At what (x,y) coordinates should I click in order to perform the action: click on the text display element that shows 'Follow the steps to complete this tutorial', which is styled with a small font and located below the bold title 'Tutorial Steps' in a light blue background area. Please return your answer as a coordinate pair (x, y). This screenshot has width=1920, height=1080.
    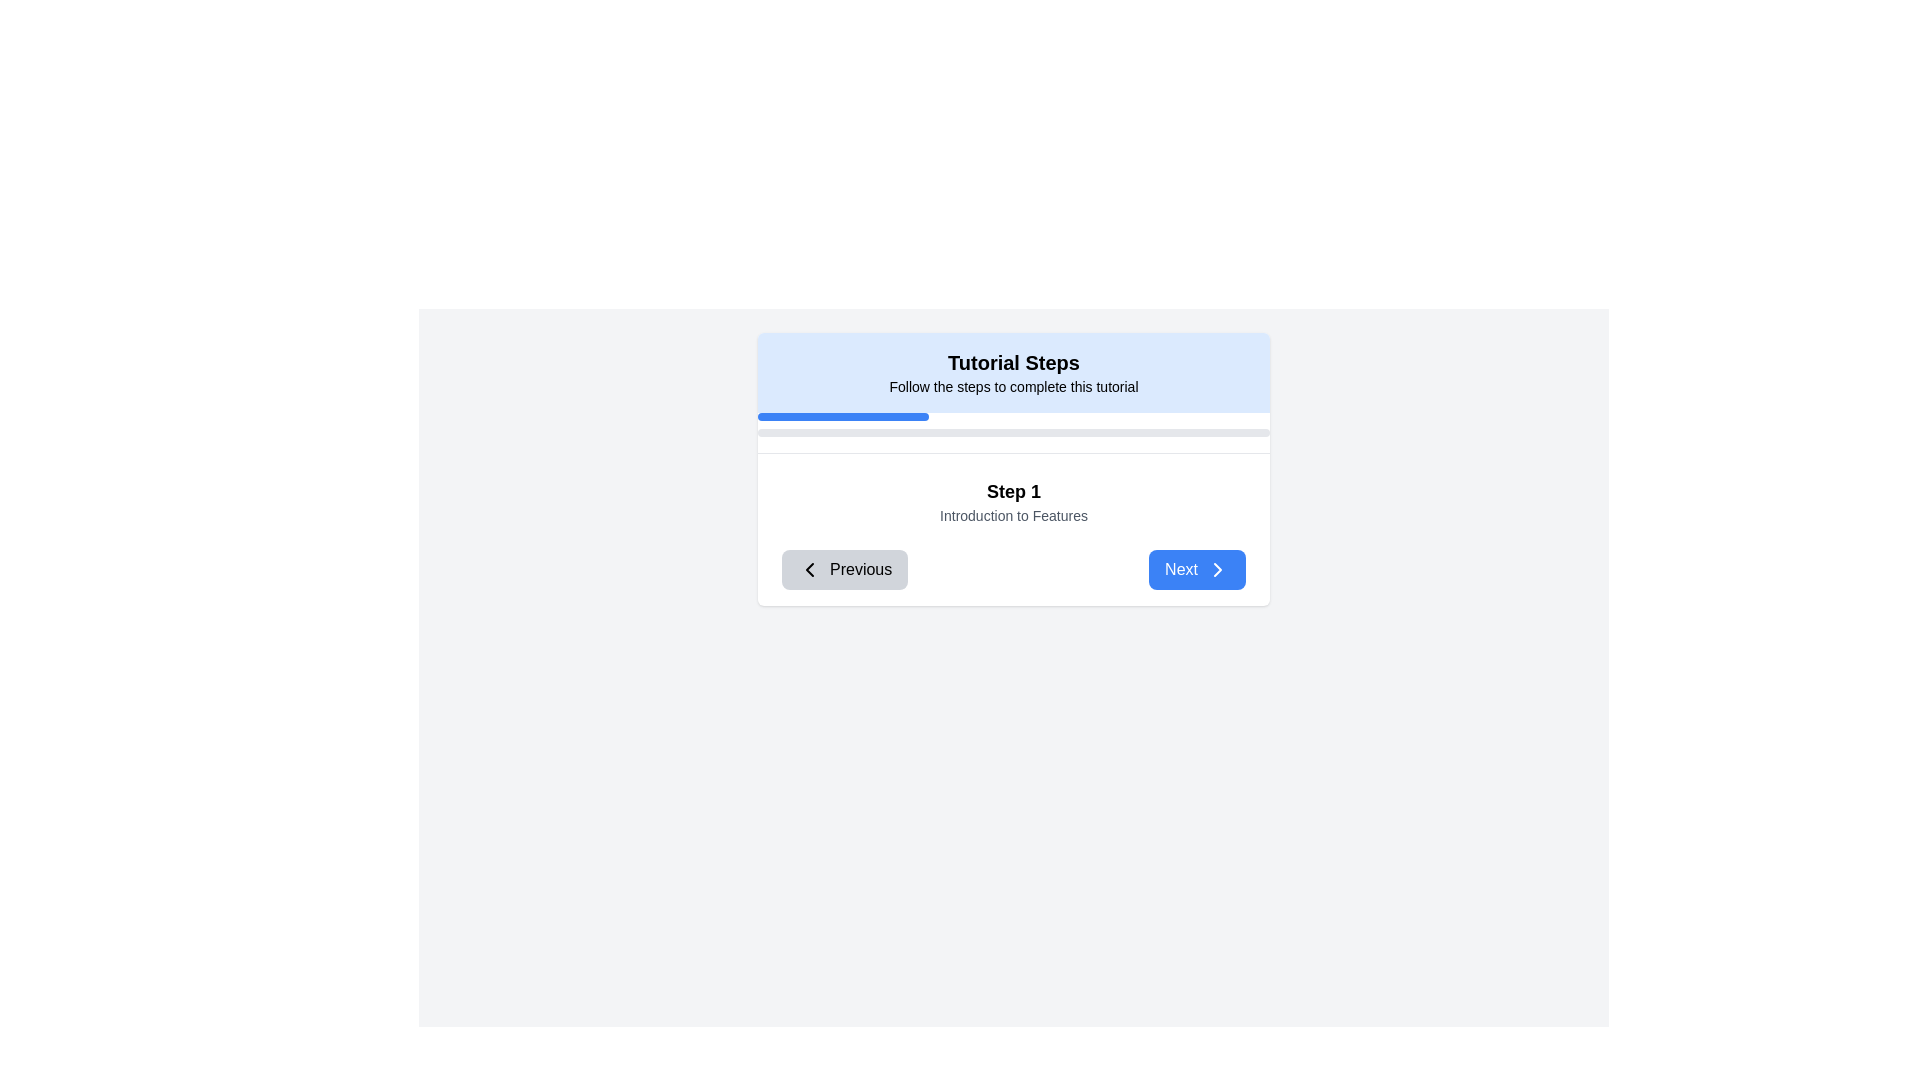
    Looking at the image, I should click on (1013, 386).